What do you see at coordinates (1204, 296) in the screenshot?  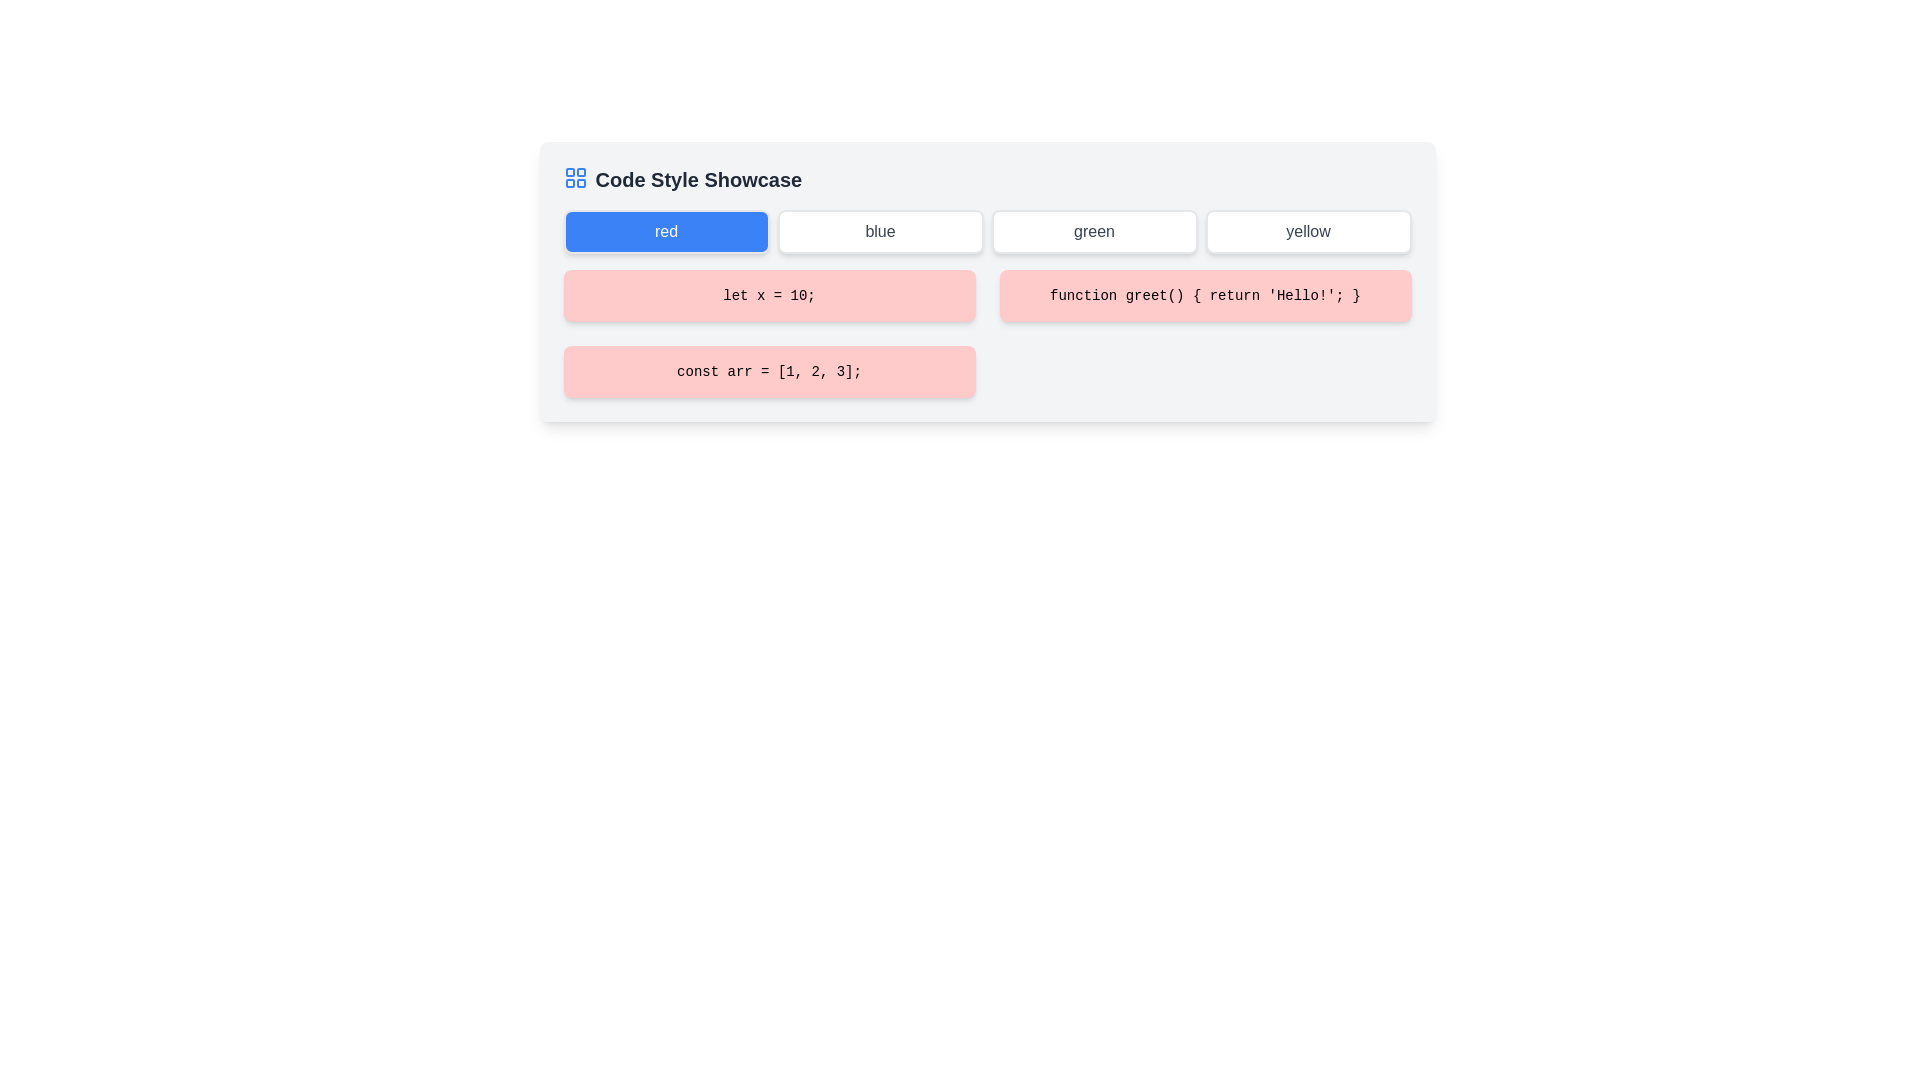 I see `content displayed in the Text Label (Code Snippet) with a light pink background that contains the text 'function greet() { return 'Hello!'; }'` at bounding box center [1204, 296].